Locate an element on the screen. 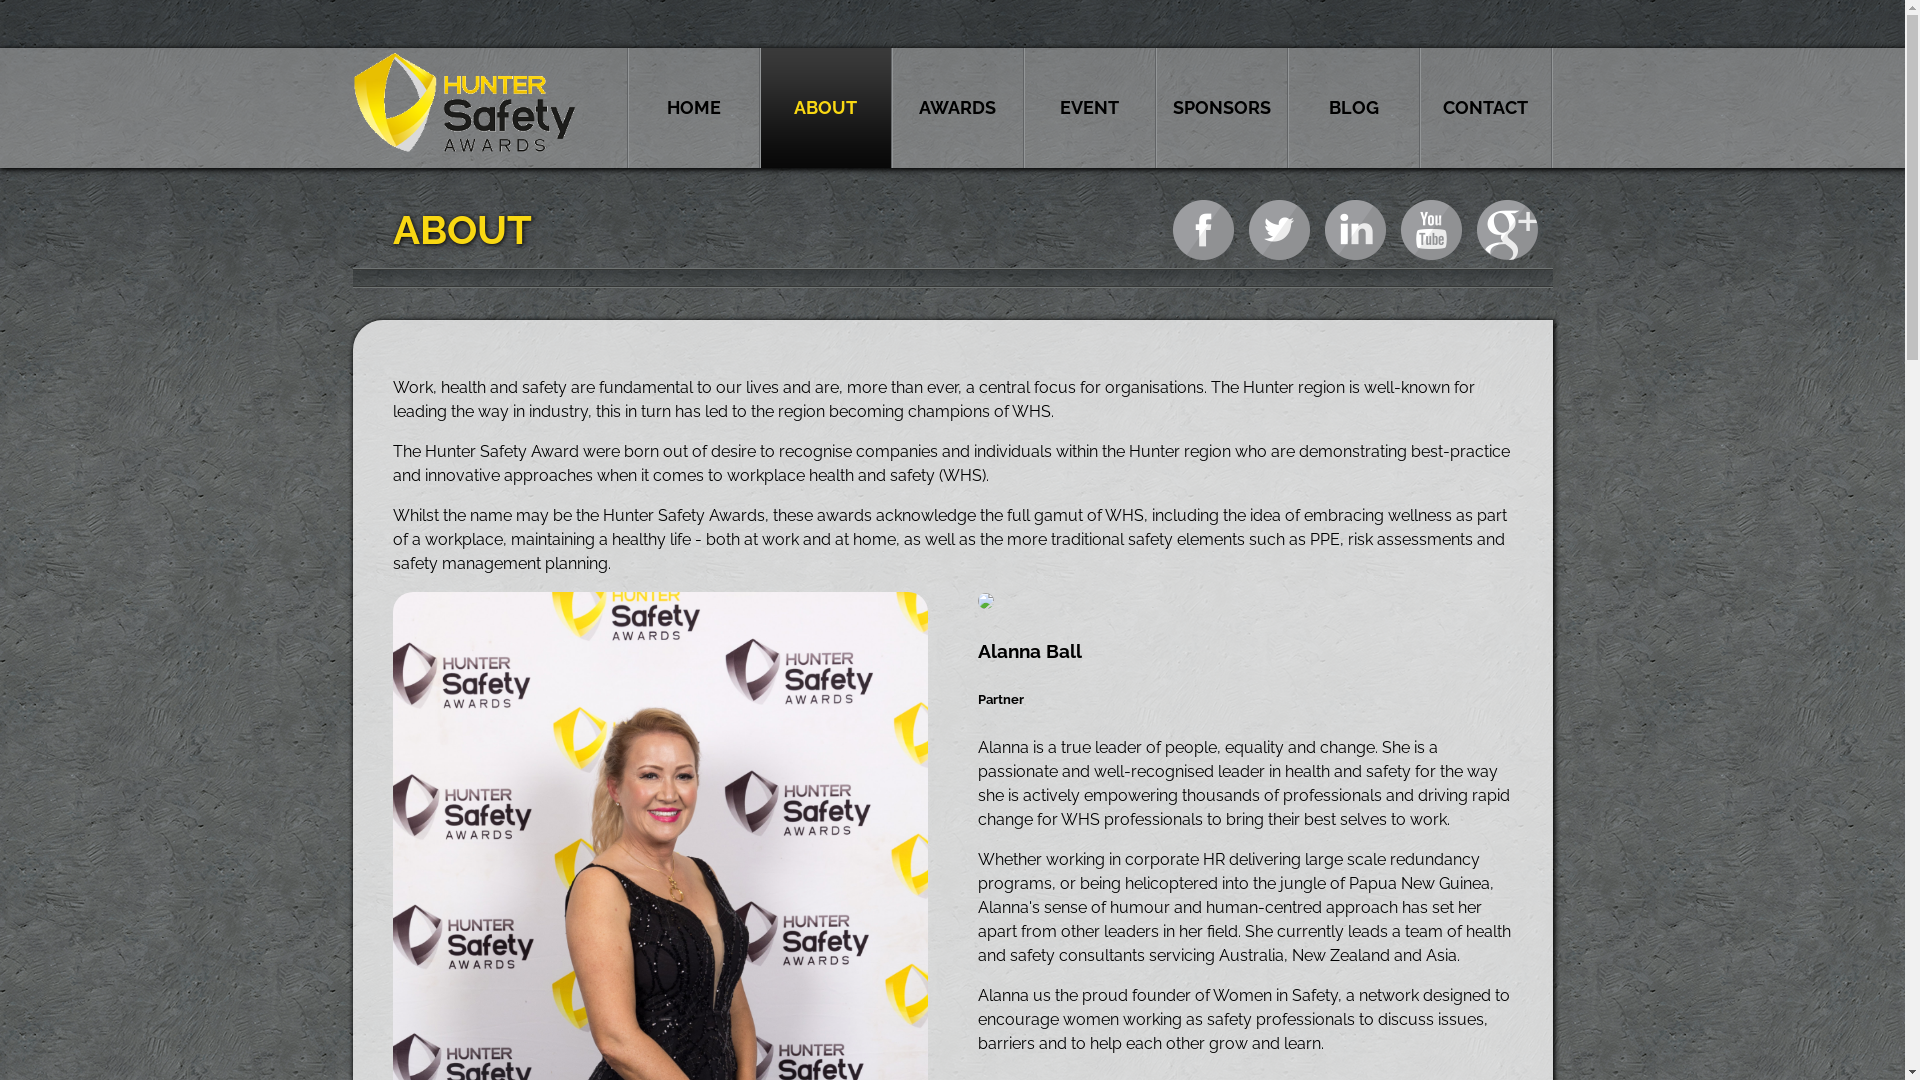 The height and width of the screenshot is (1080, 1920). 'SPONSORS' is located at coordinates (1219, 108).